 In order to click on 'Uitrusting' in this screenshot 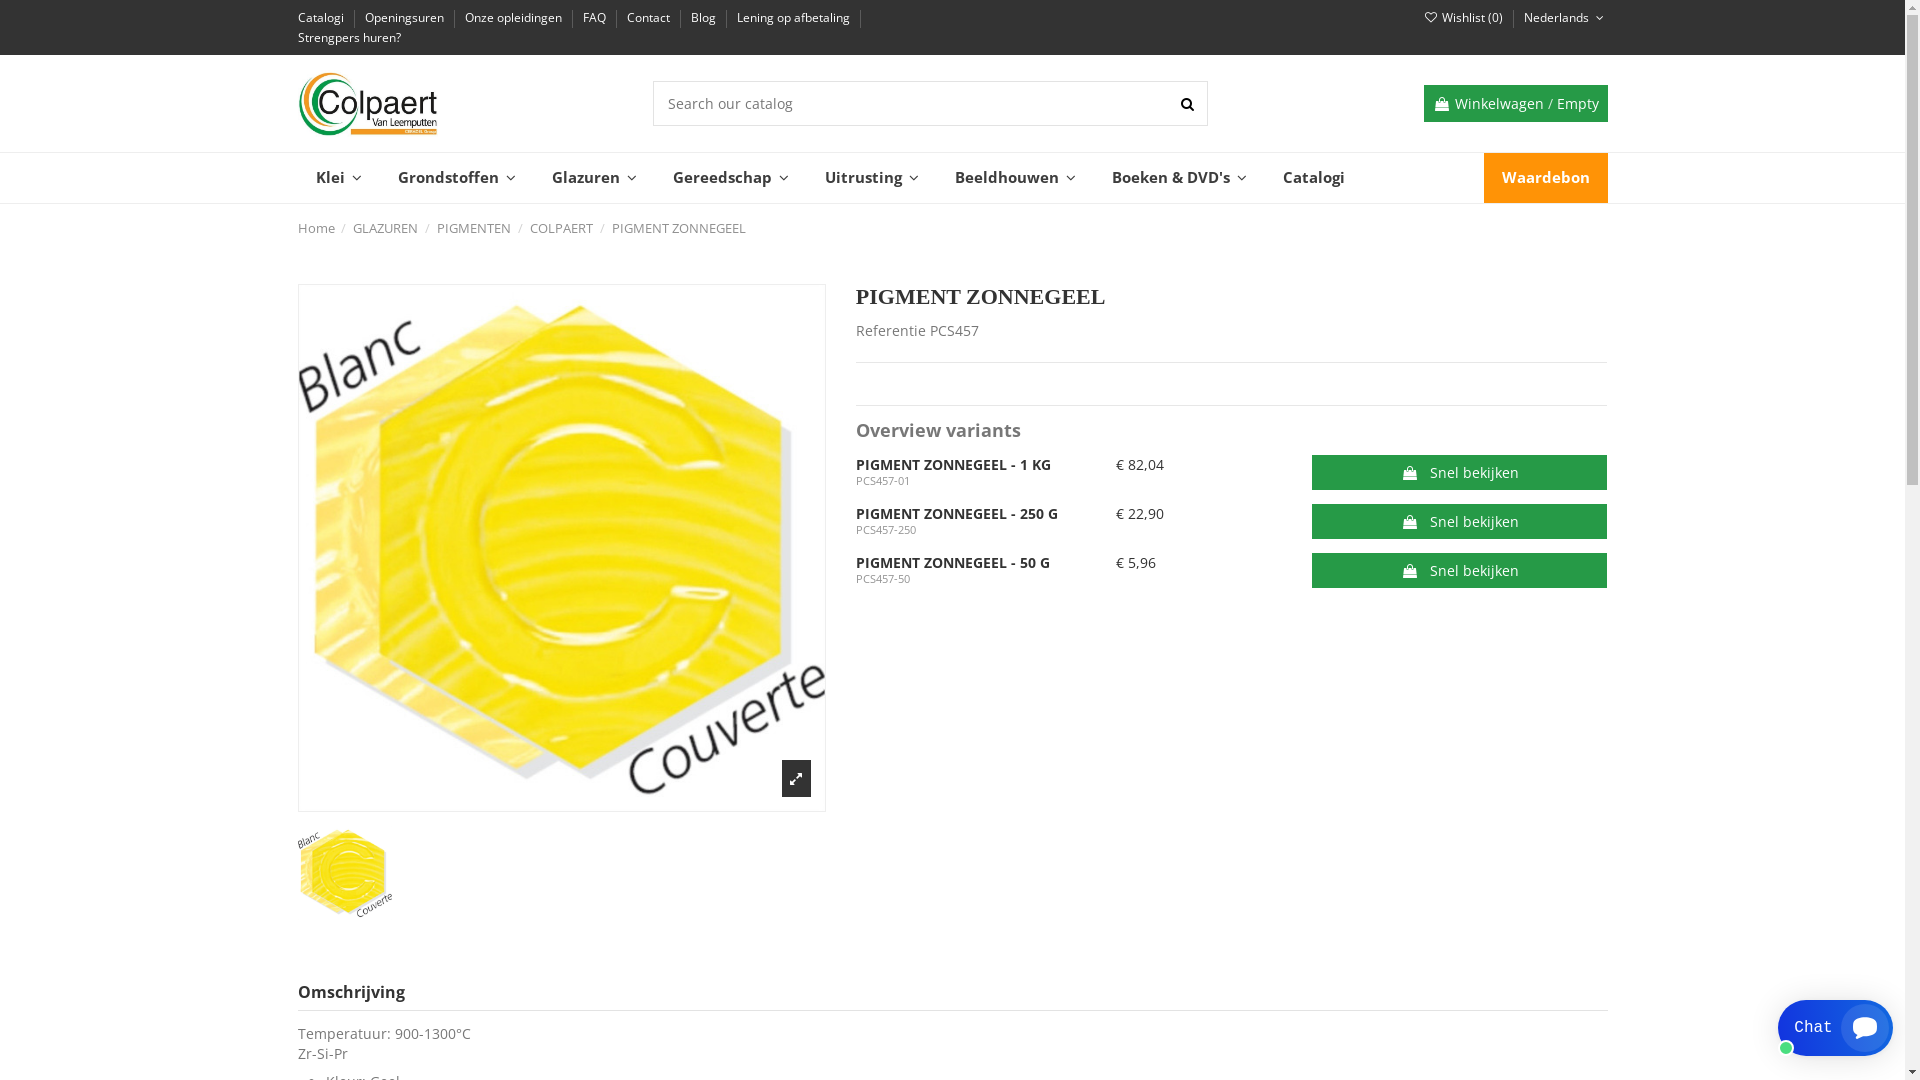, I will do `click(870, 176)`.